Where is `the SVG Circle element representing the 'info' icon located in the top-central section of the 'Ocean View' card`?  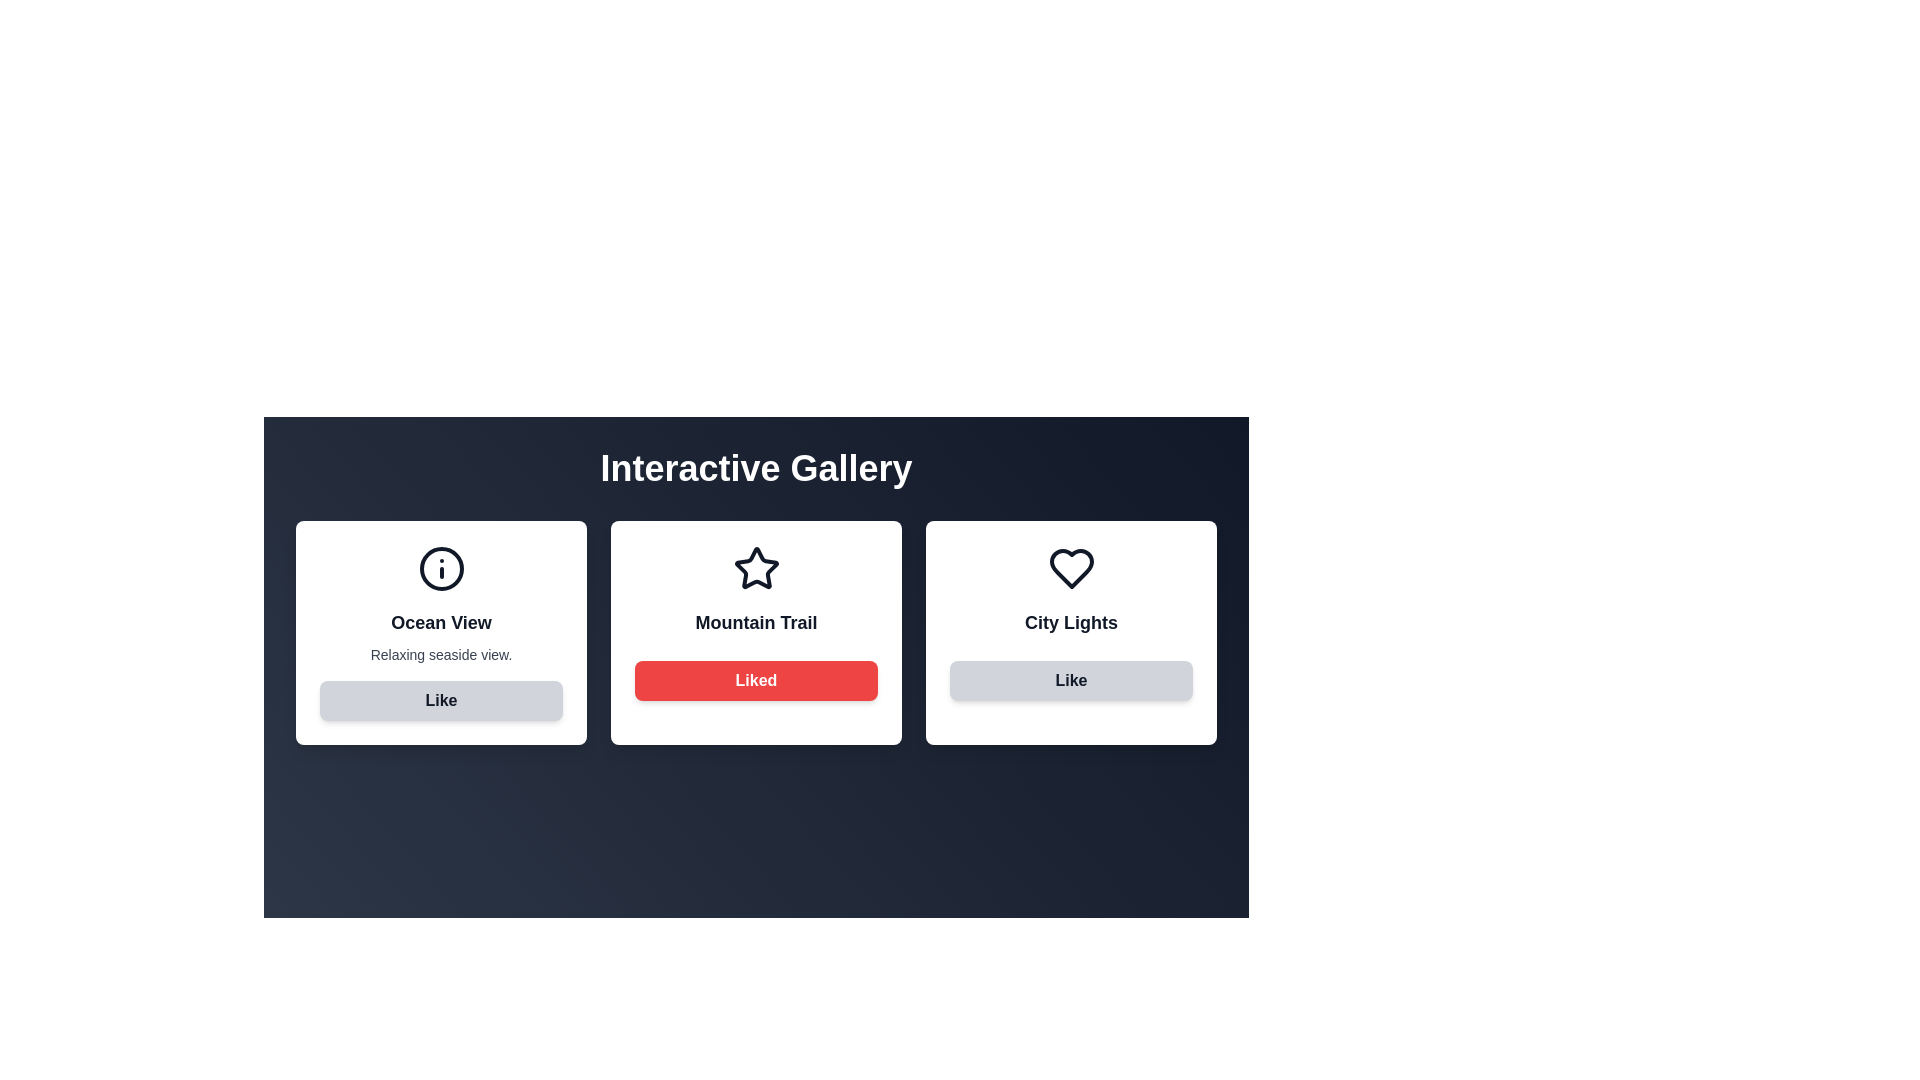 the SVG Circle element representing the 'info' icon located in the top-central section of the 'Ocean View' card is located at coordinates (440, 569).